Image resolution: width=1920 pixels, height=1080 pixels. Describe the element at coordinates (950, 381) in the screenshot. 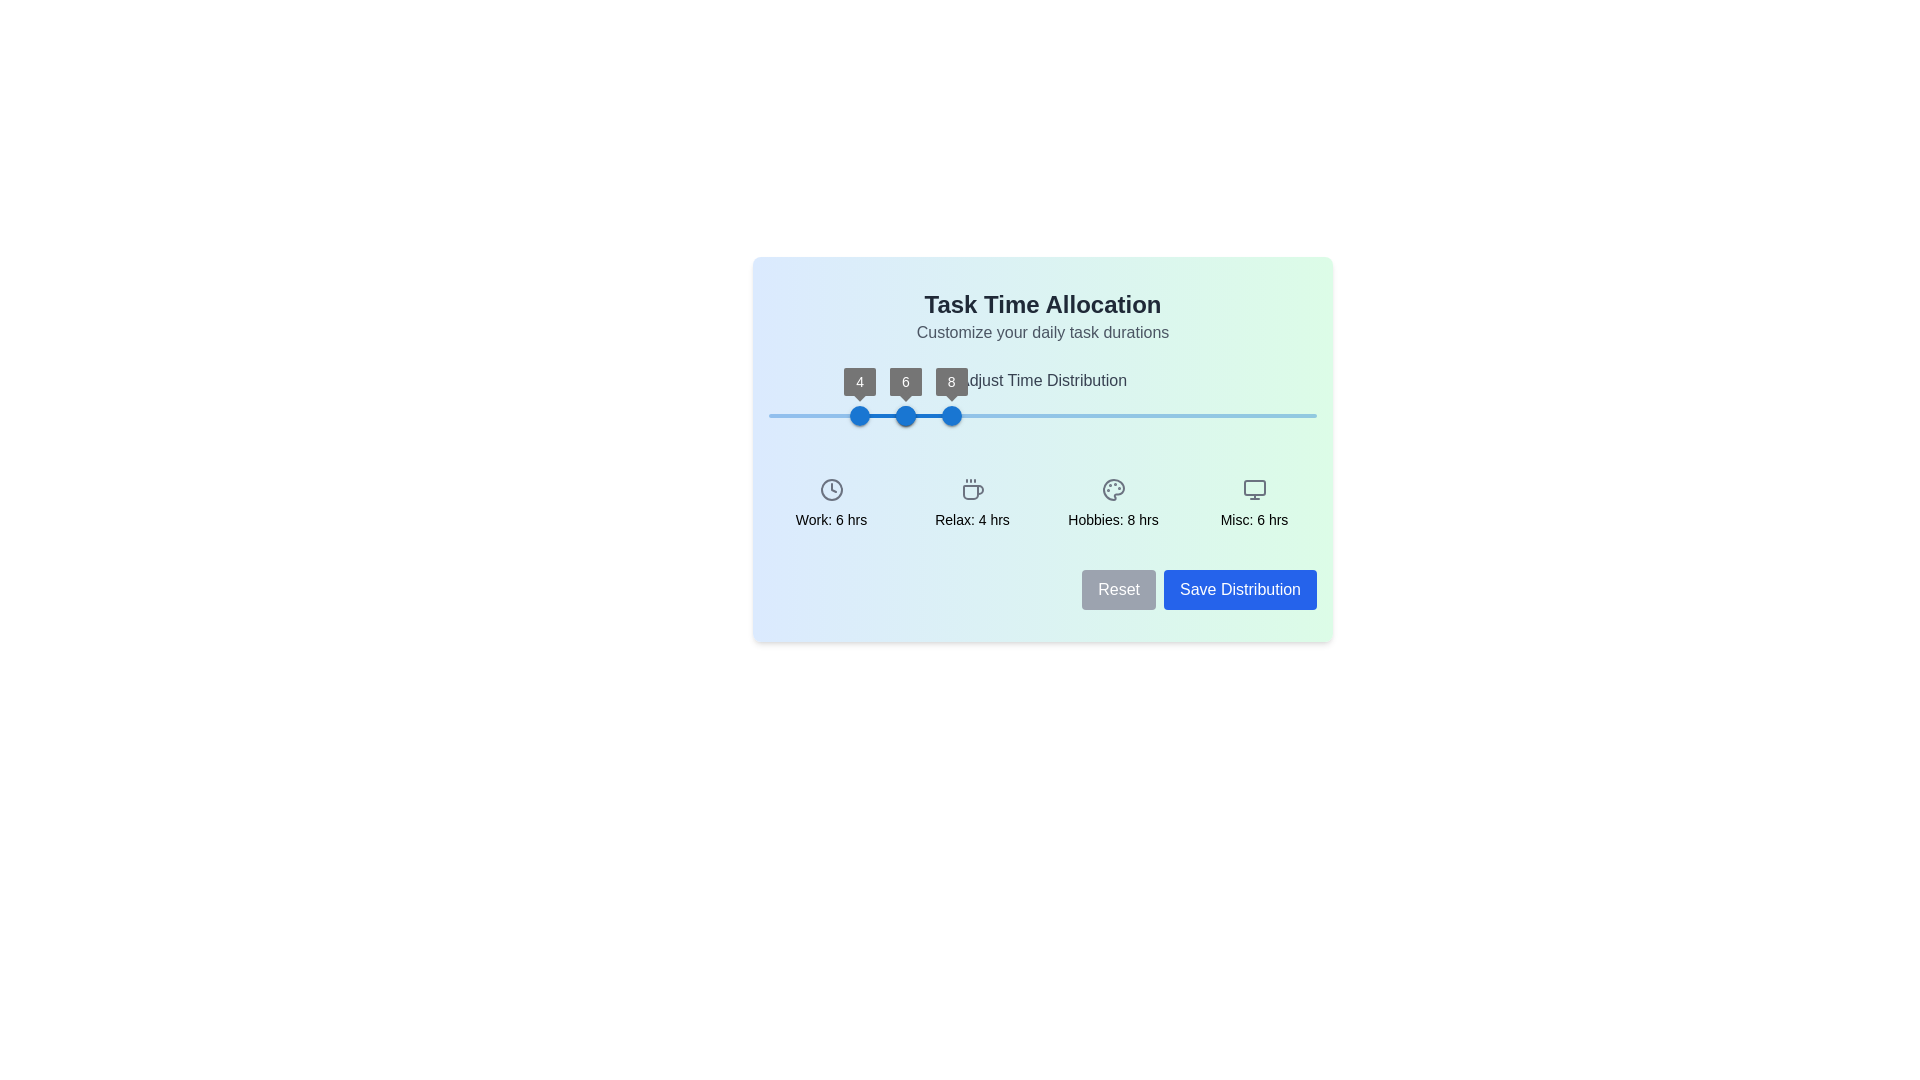

I see `the circular label displaying the numeric value '8' above the blue slider for the 'Hobbies' task category` at that location.